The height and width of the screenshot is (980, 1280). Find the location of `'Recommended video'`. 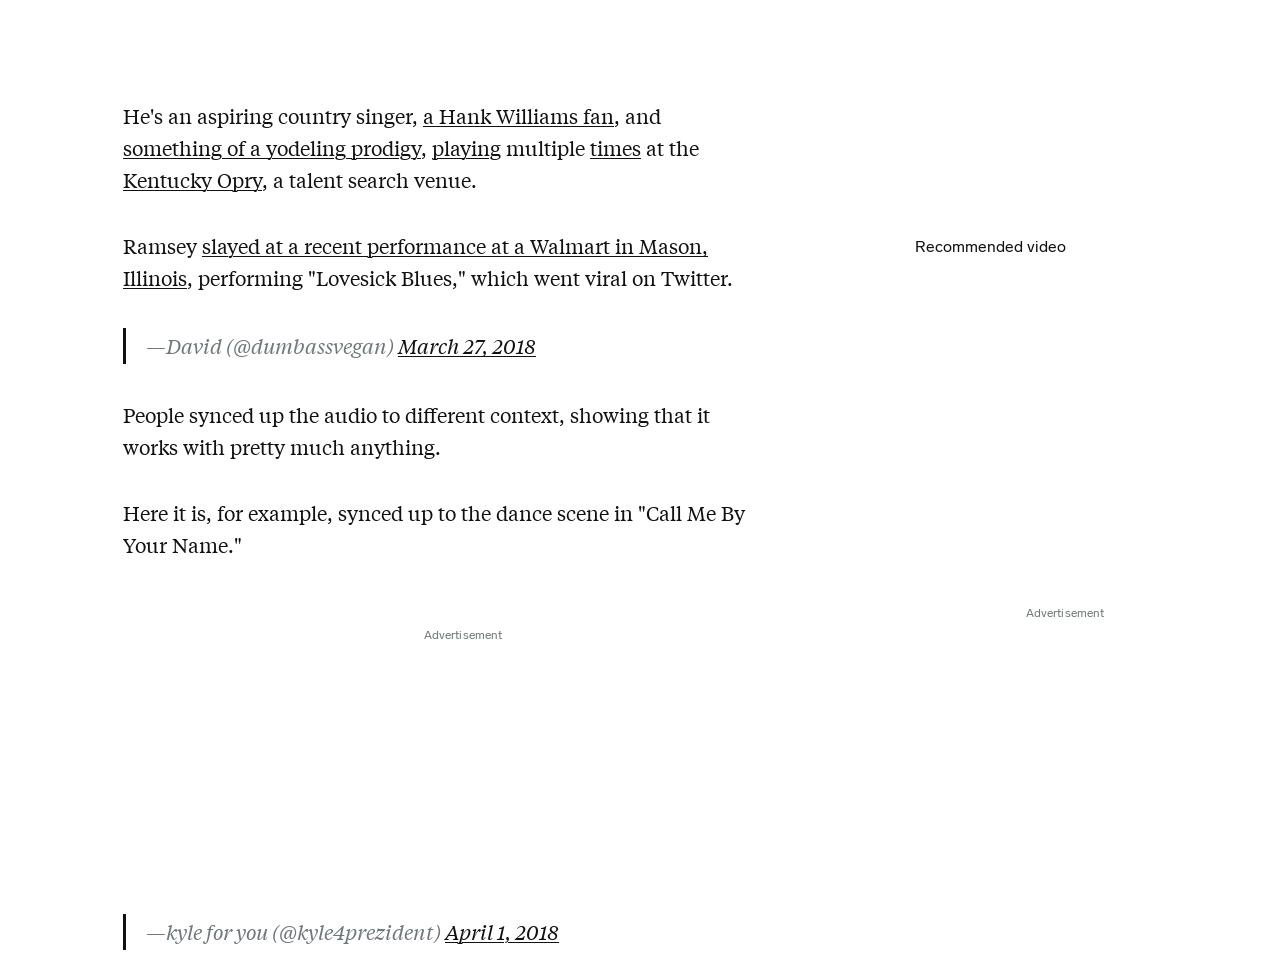

'Recommended video' is located at coordinates (913, 246).